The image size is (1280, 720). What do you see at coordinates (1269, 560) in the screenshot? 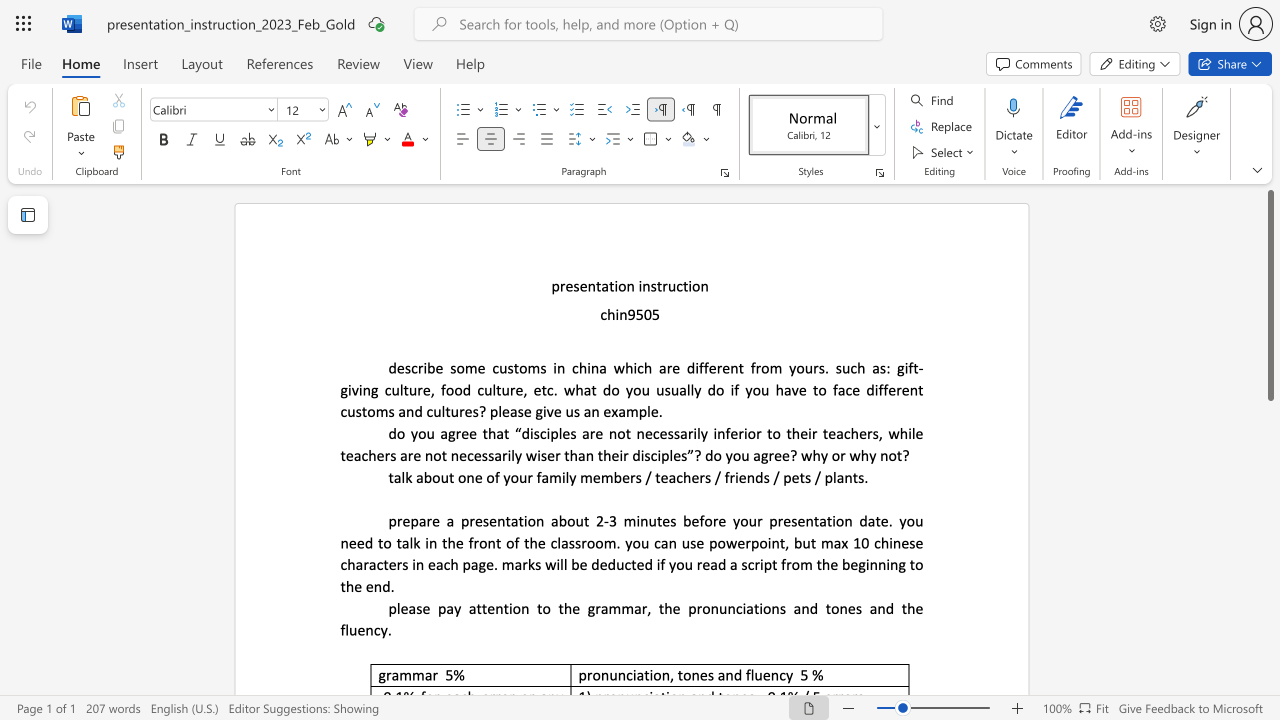
I see `the scrollbar to scroll the page down` at bounding box center [1269, 560].